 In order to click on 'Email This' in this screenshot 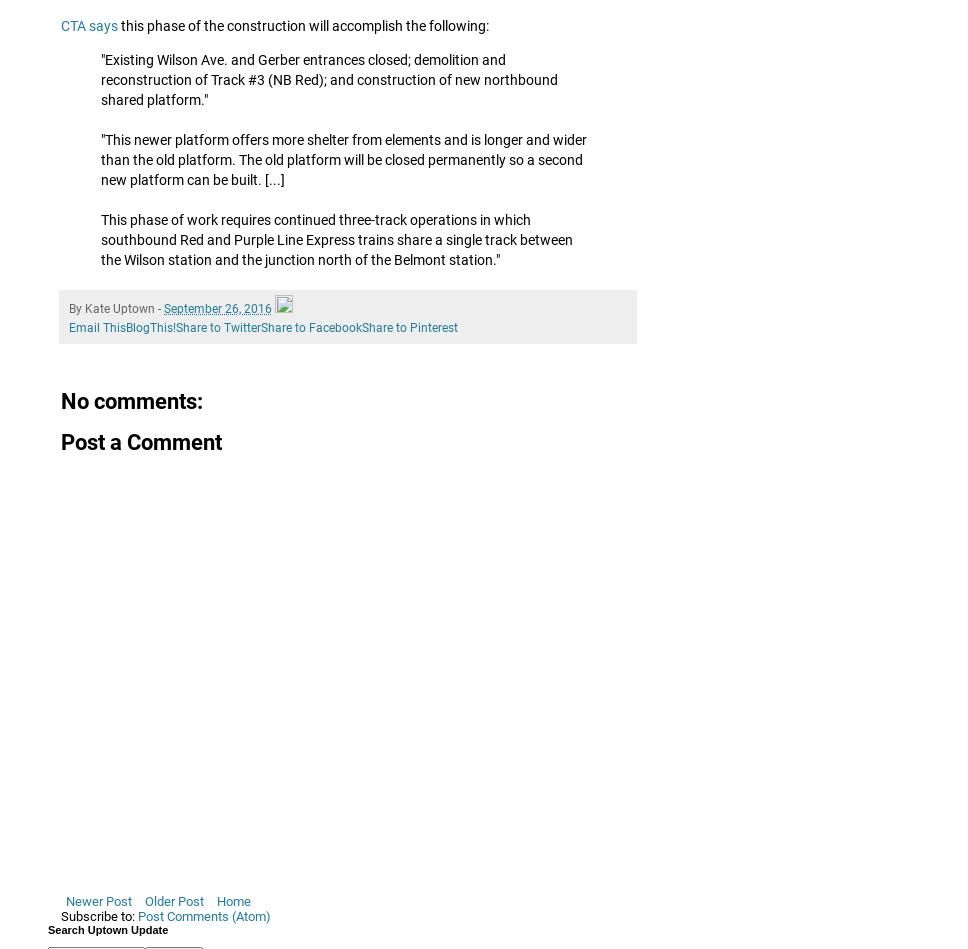, I will do `click(68, 327)`.